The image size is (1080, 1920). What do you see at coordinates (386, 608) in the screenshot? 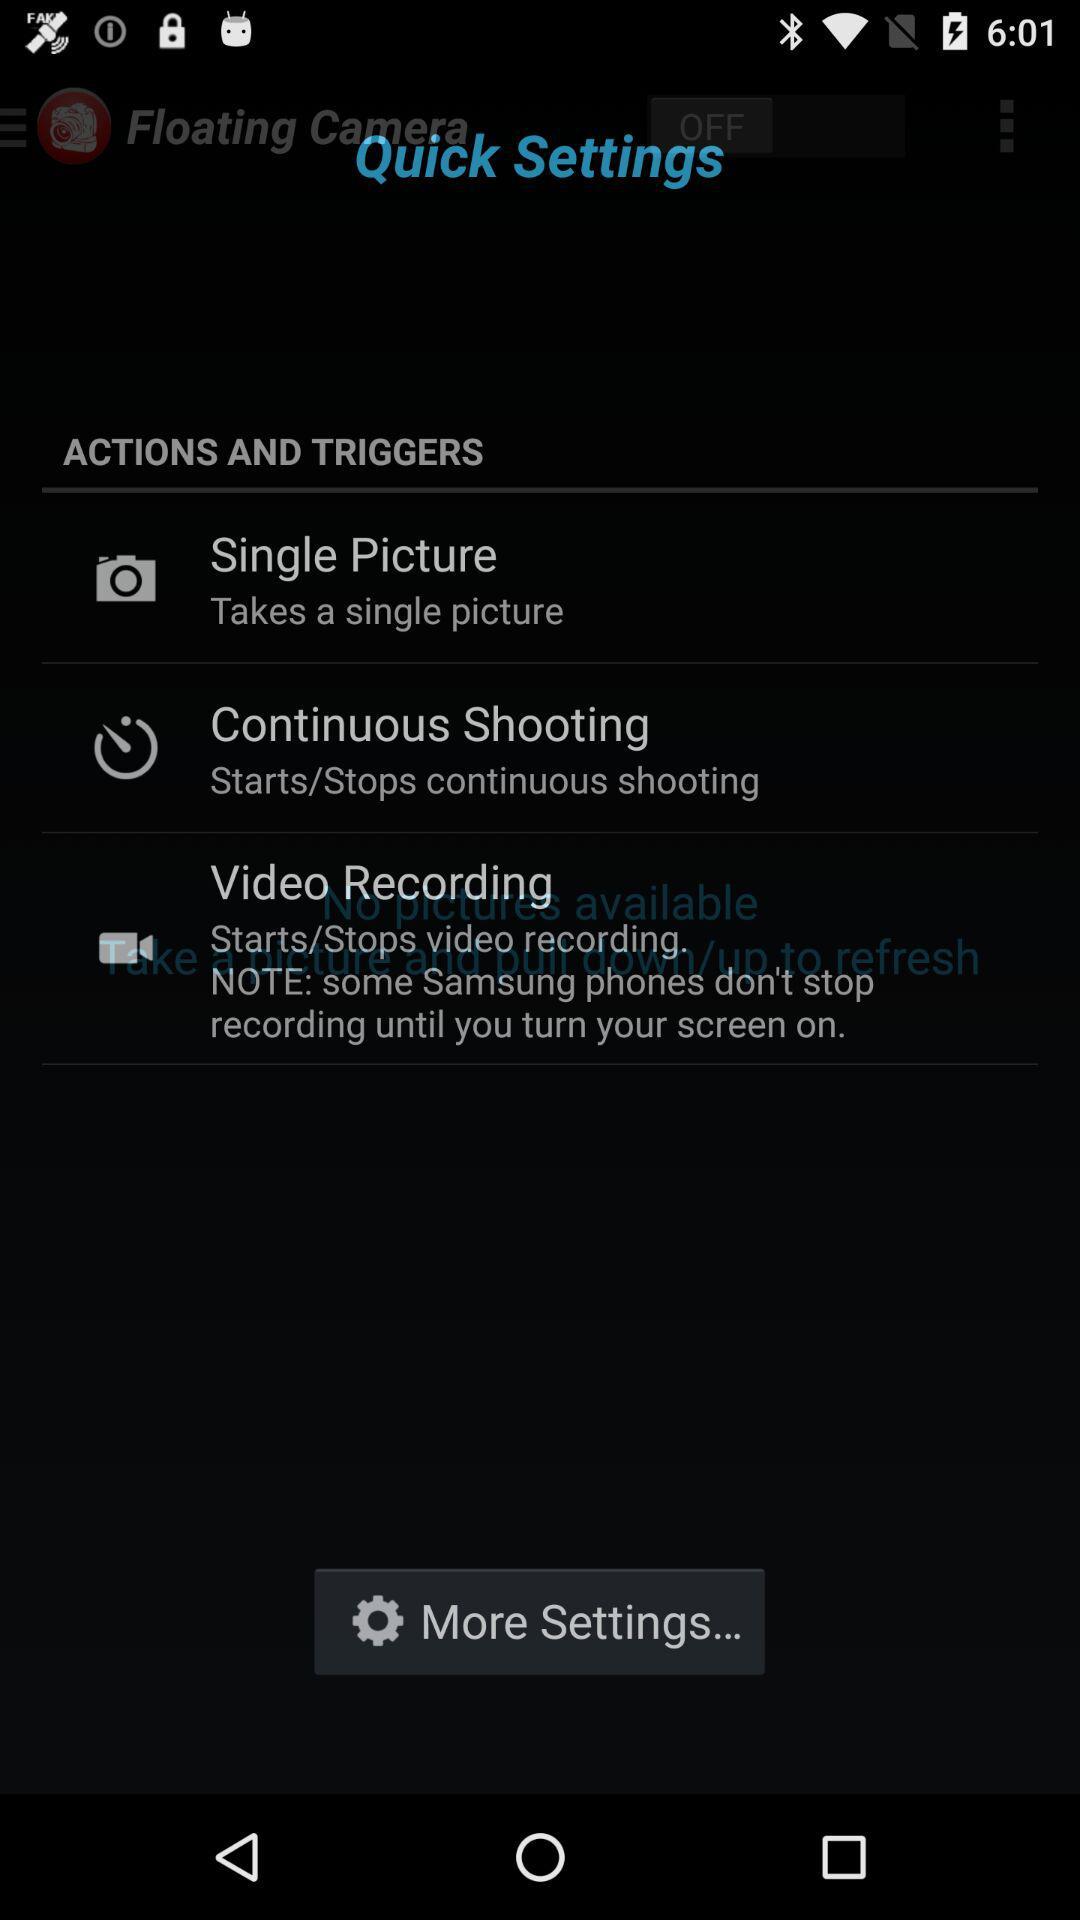
I see `the item above the continuous shooting icon` at bounding box center [386, 608].